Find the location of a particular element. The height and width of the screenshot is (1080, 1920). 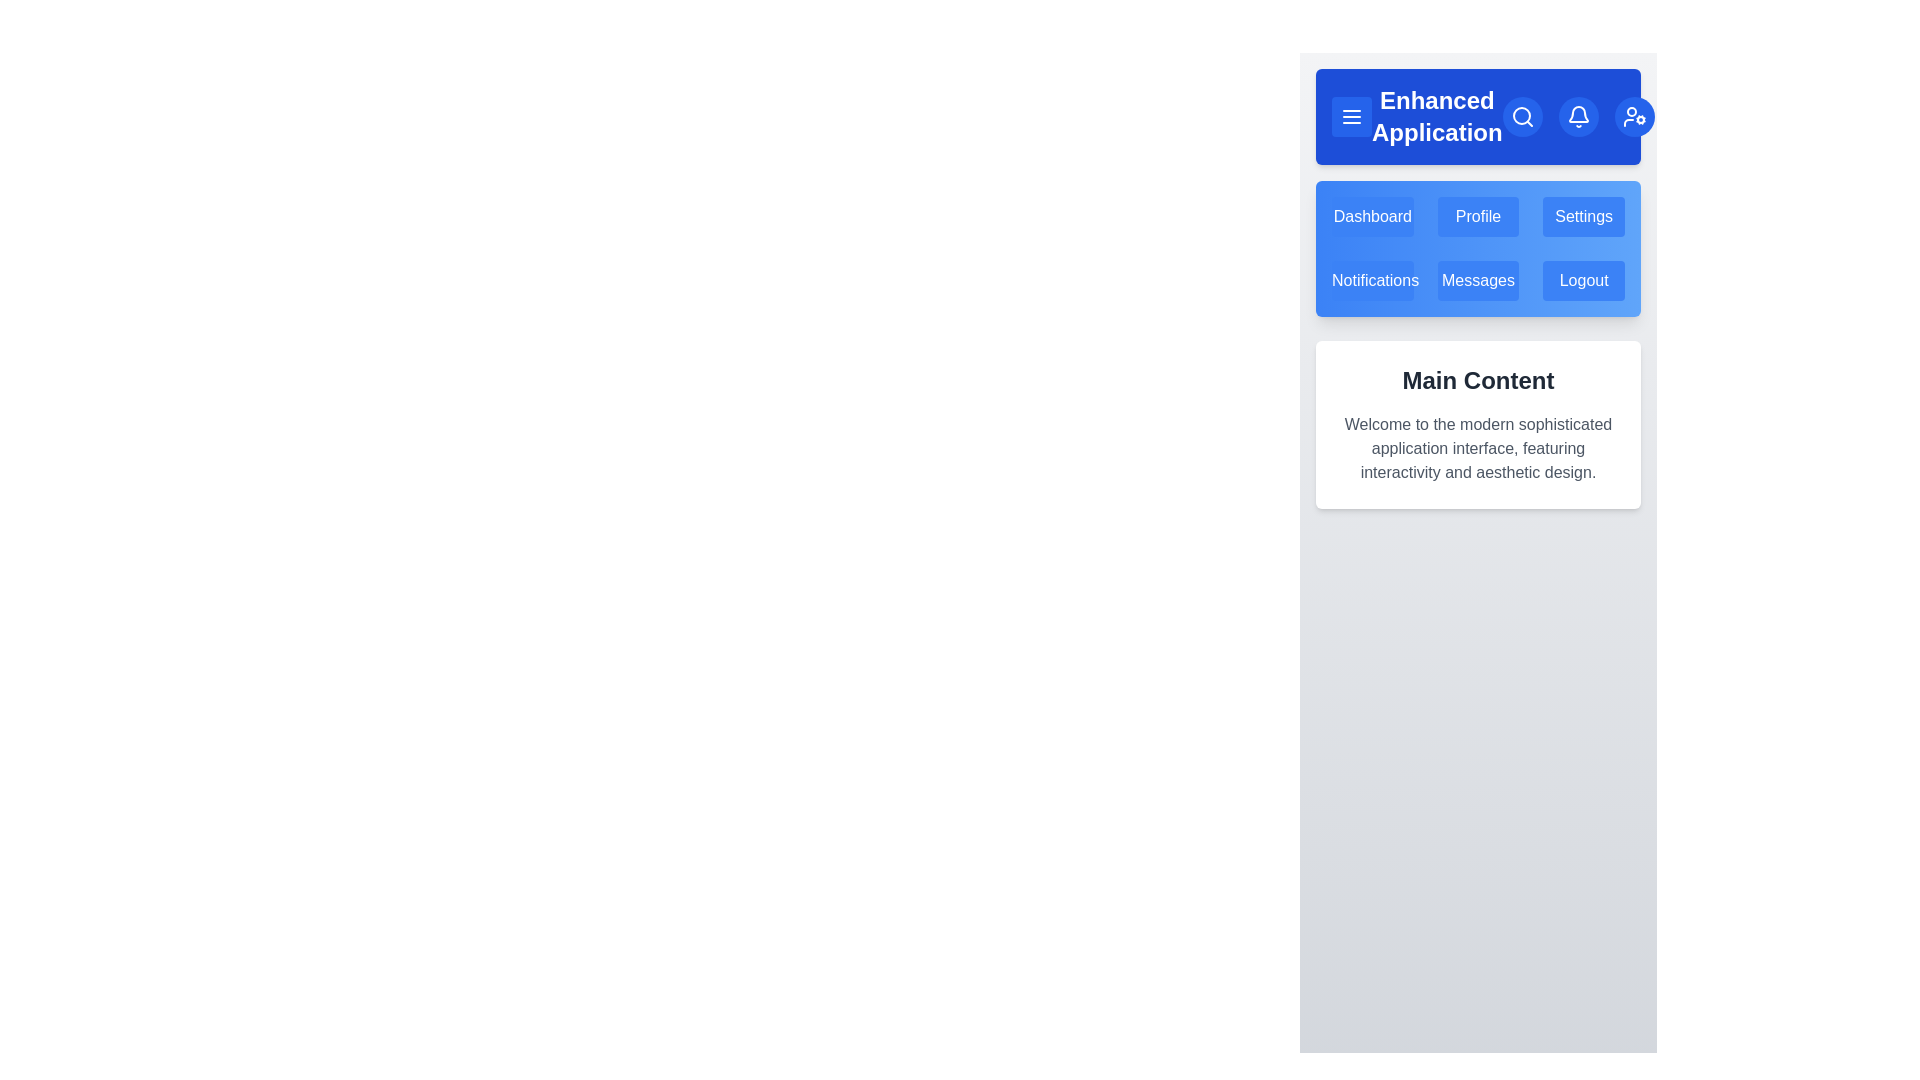

the menu item Profile is located at coordinates (1478, 216).